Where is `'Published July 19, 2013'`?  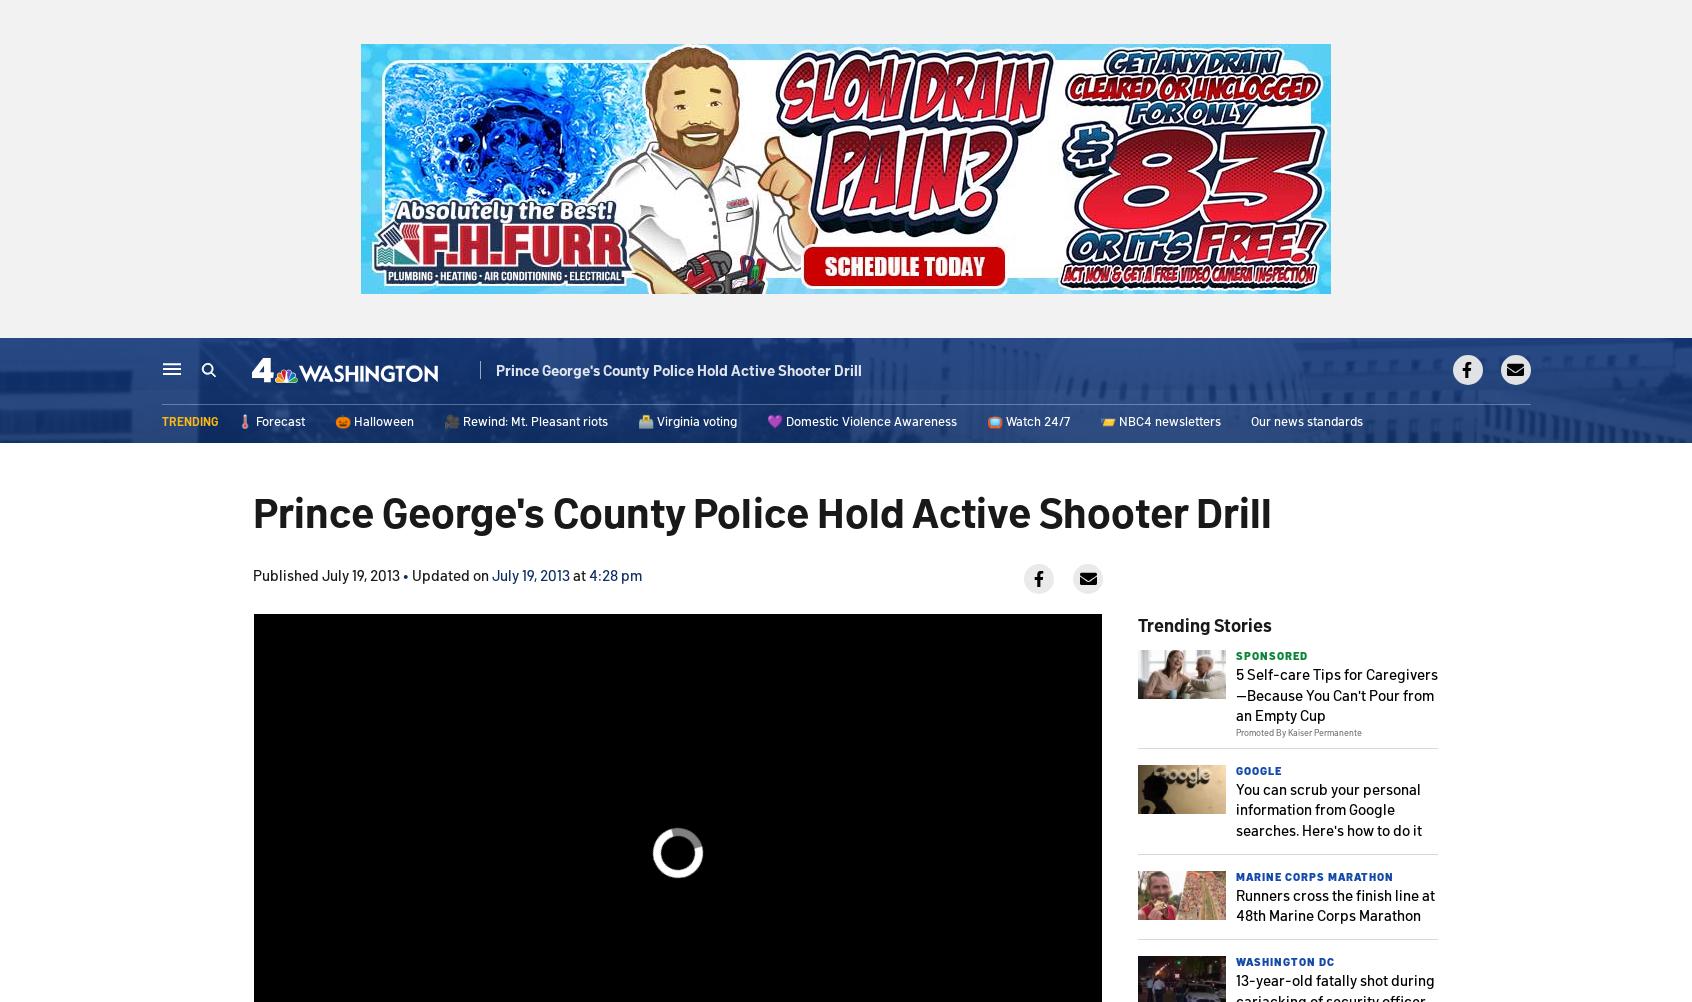 'Published July 19, 2013' is located at coordinates (325, 574).